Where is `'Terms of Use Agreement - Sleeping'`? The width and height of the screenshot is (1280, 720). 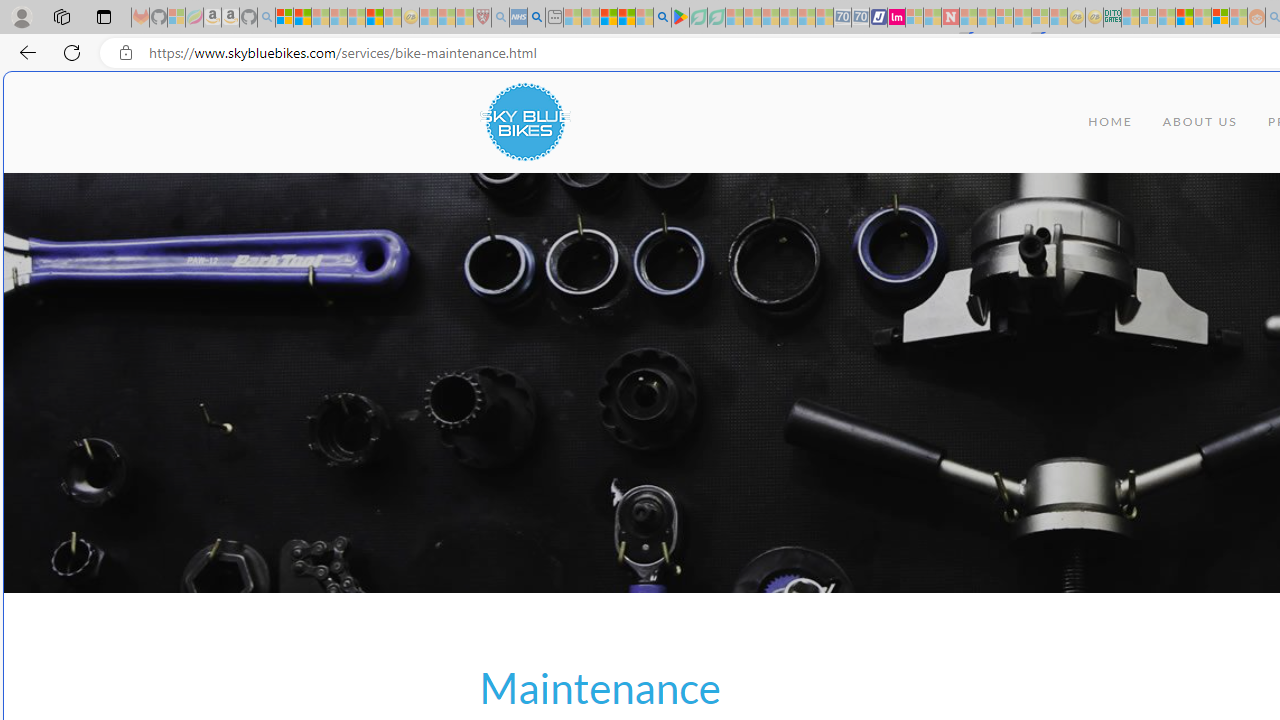
'Terms of Use Agreement - Sleeping' is located at coordinates (698, 17).